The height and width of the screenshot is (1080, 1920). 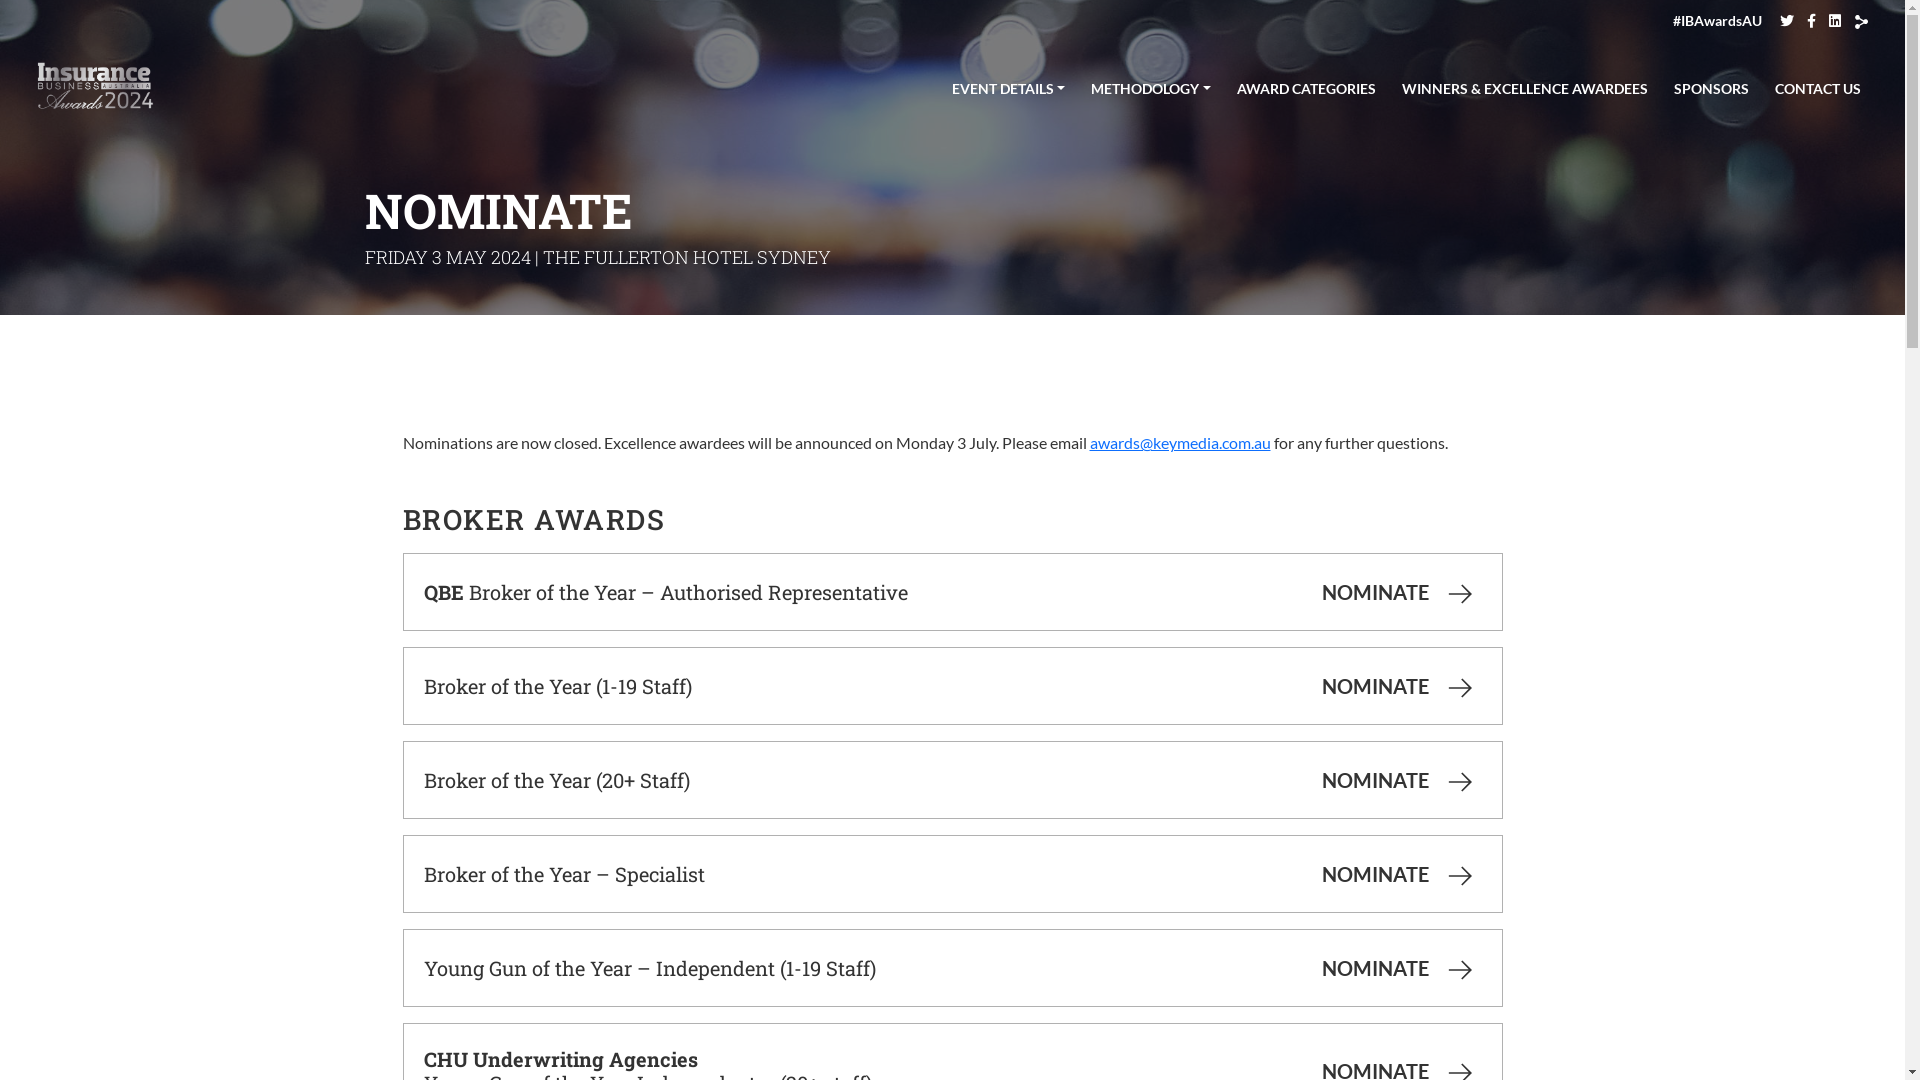 I want to click on 'METHODOLOGY', so click(x=1151, y=84).